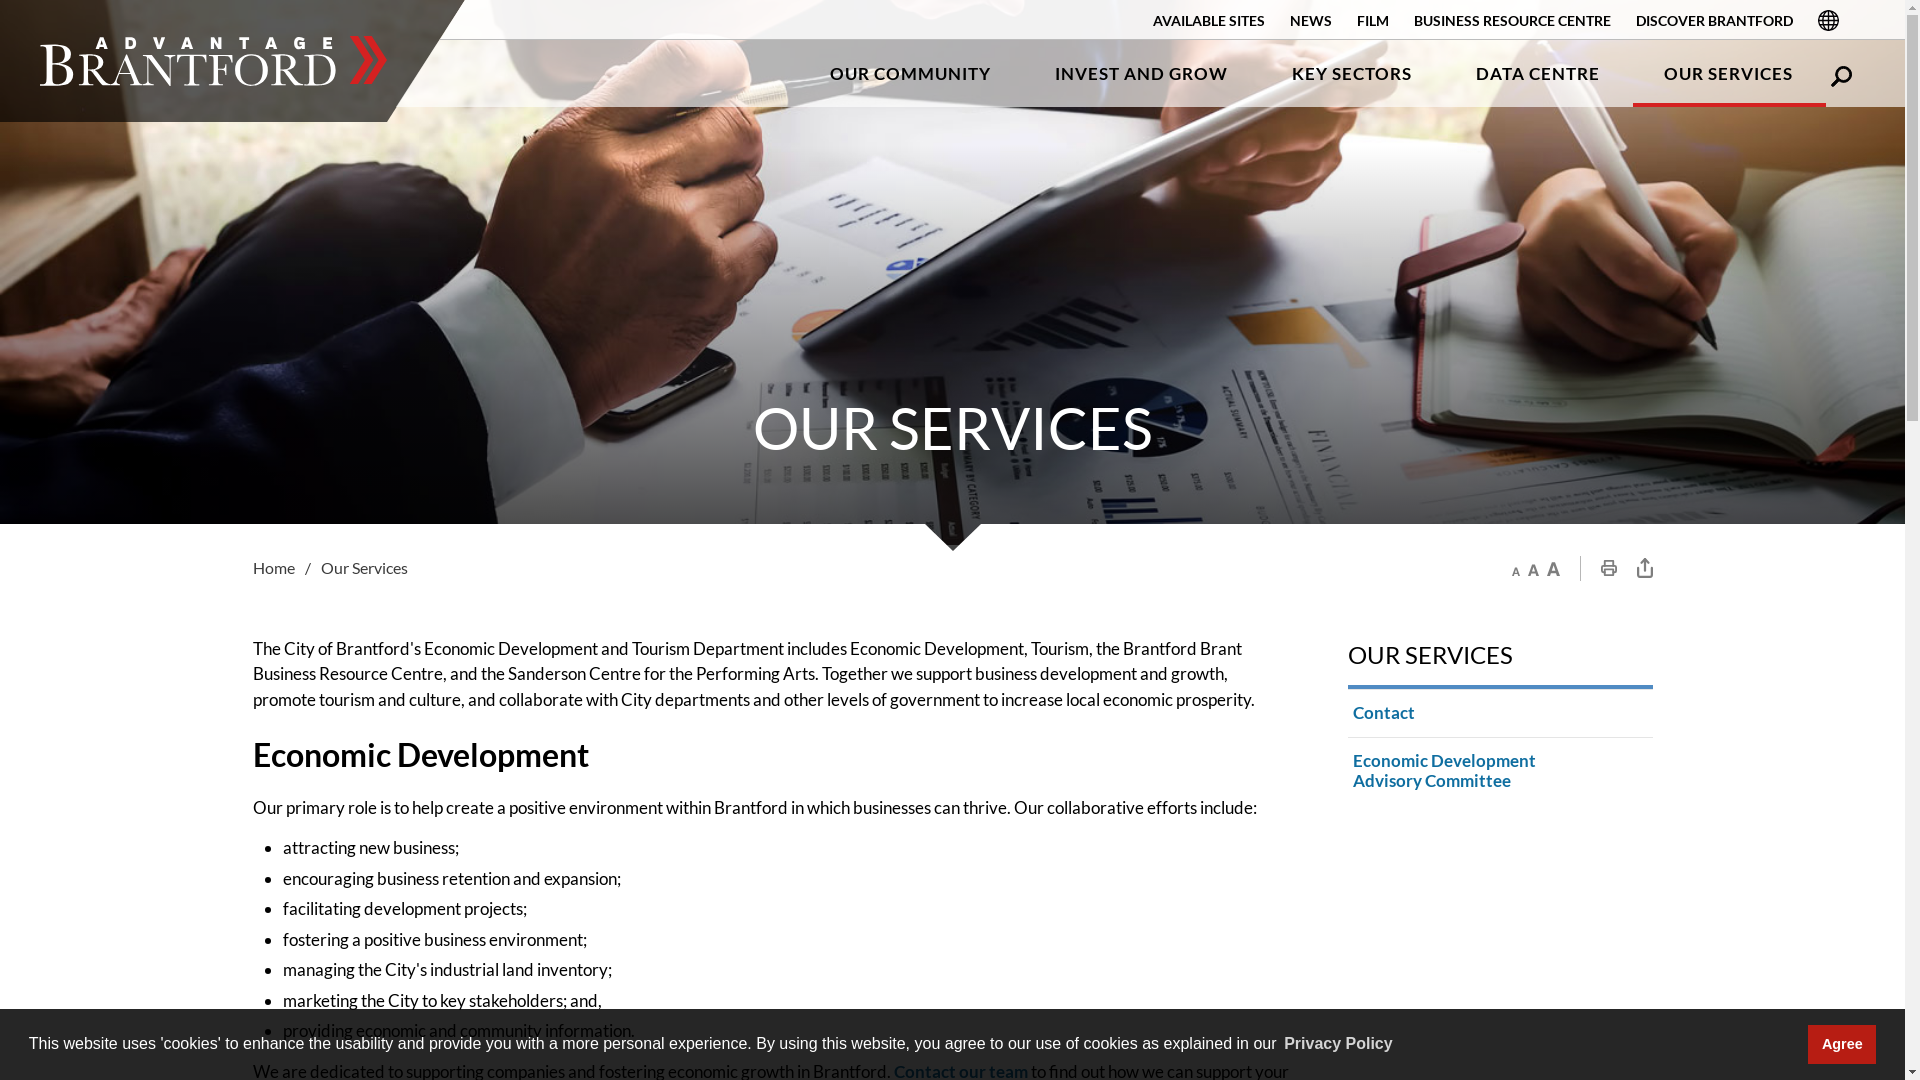  I want to click on 'OUR COMMUNITY', so click(796, 72).